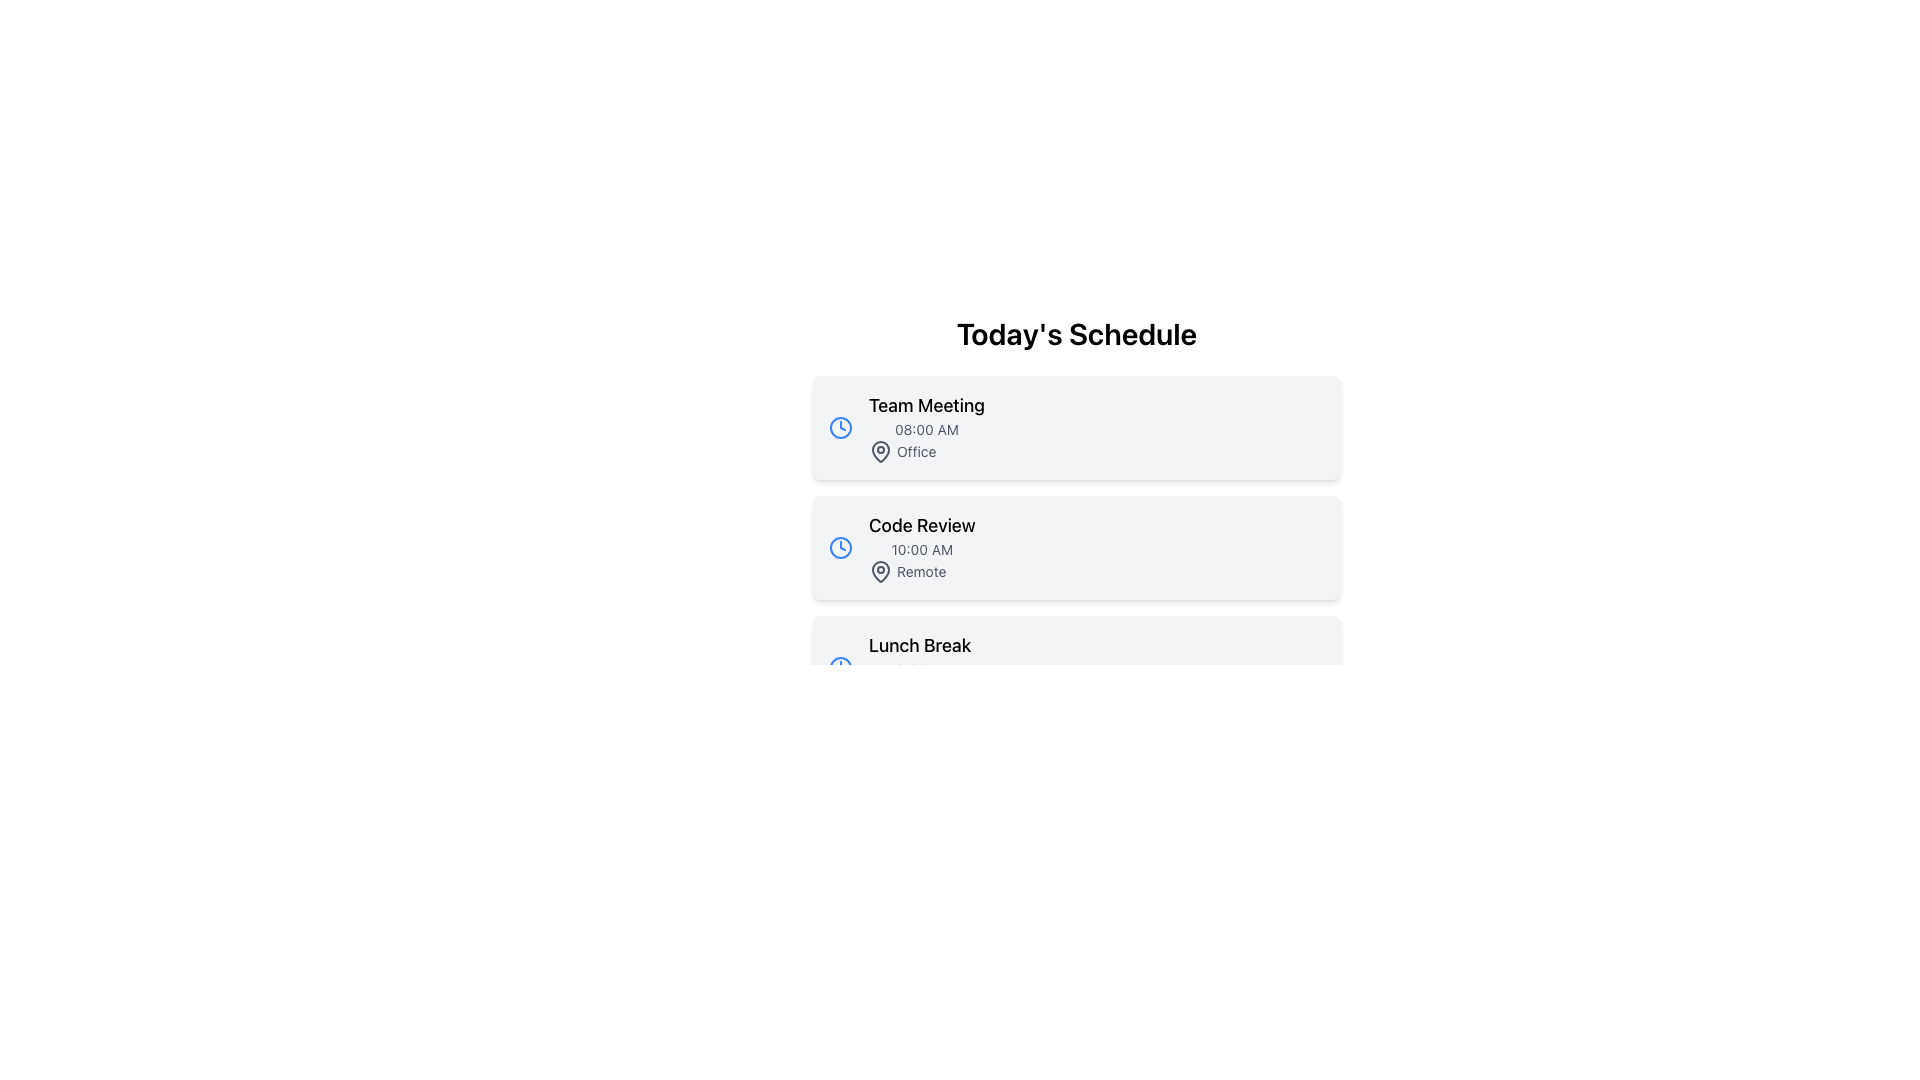 The height and width of the screenshot is (1080, 1920). What do you see at coordinates (840, 547) in the screenshot?
I see `the graphical information of the clock icon within the second event card titled 'Code Review' on today's schedule` at bounding box center [840, 547].